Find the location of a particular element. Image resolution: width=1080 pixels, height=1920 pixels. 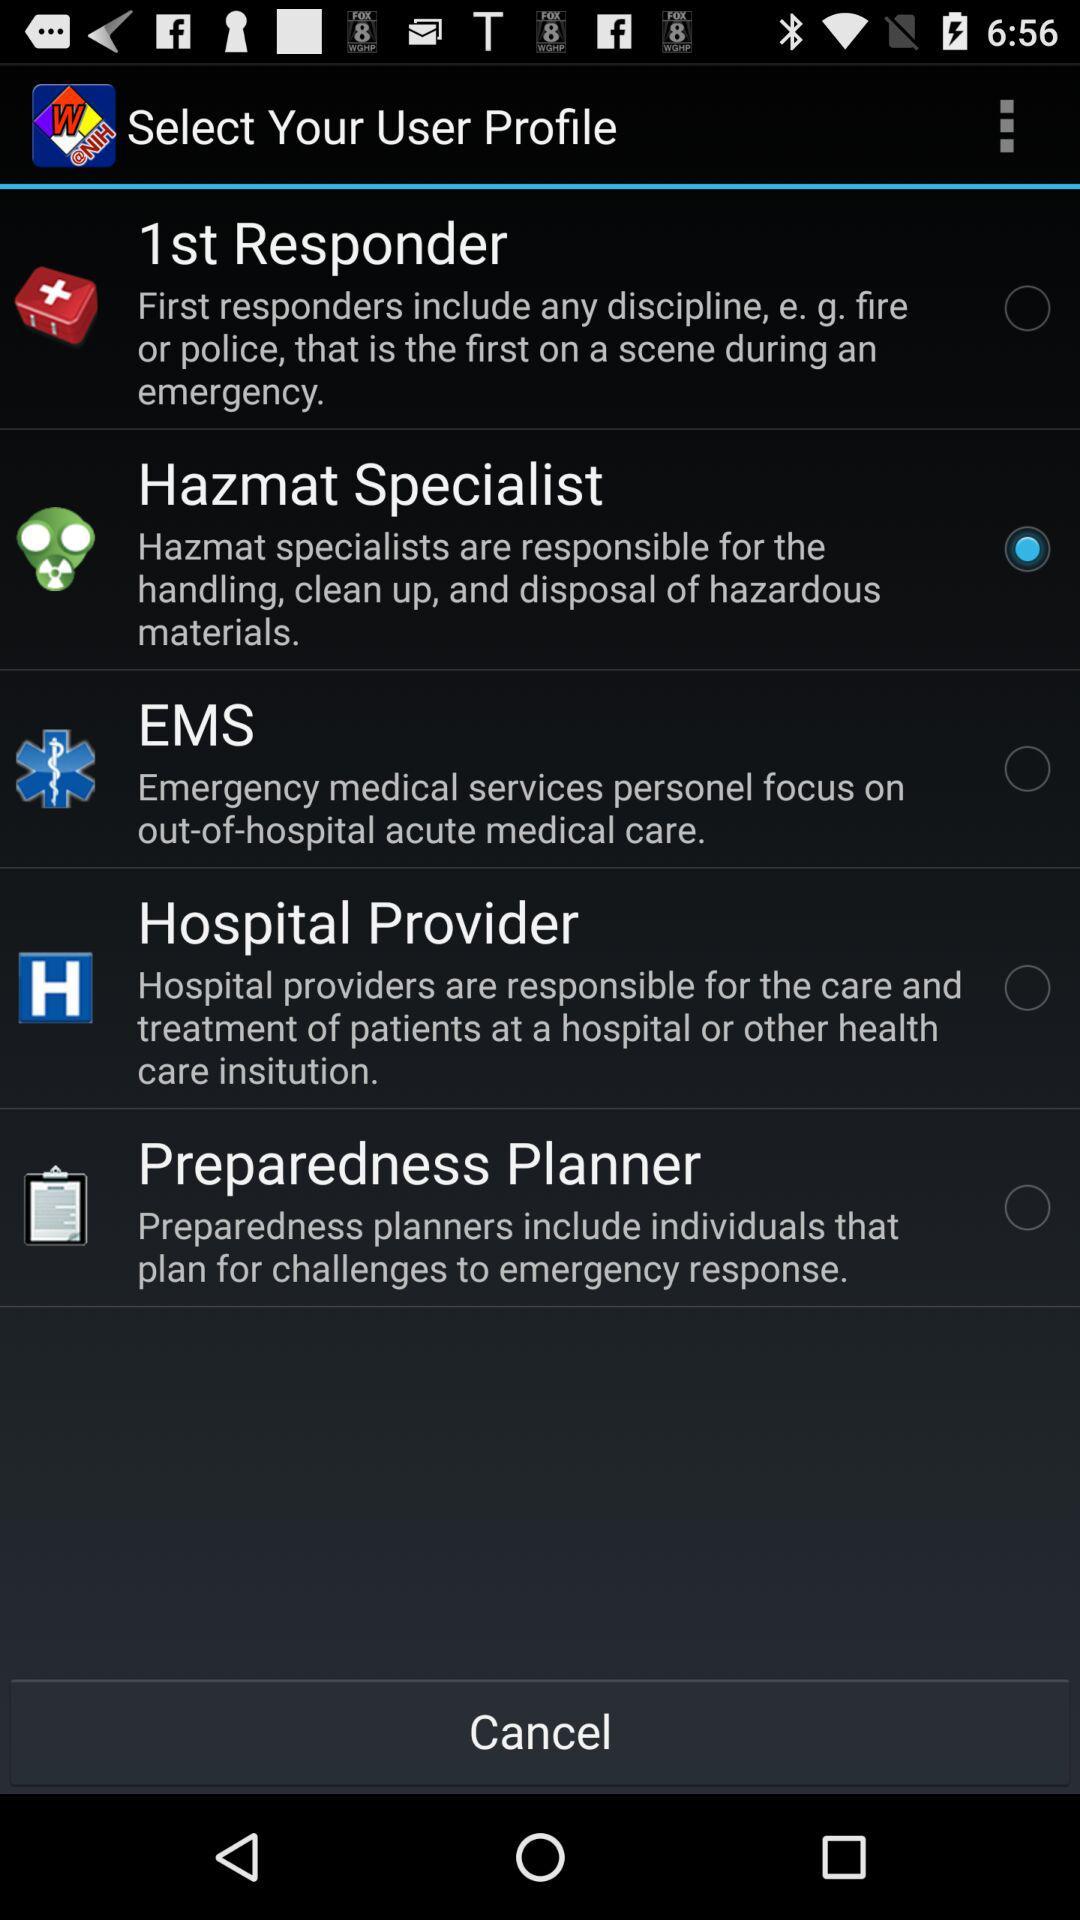

the hazmat specialists are item is located at coordinates (554, 587).